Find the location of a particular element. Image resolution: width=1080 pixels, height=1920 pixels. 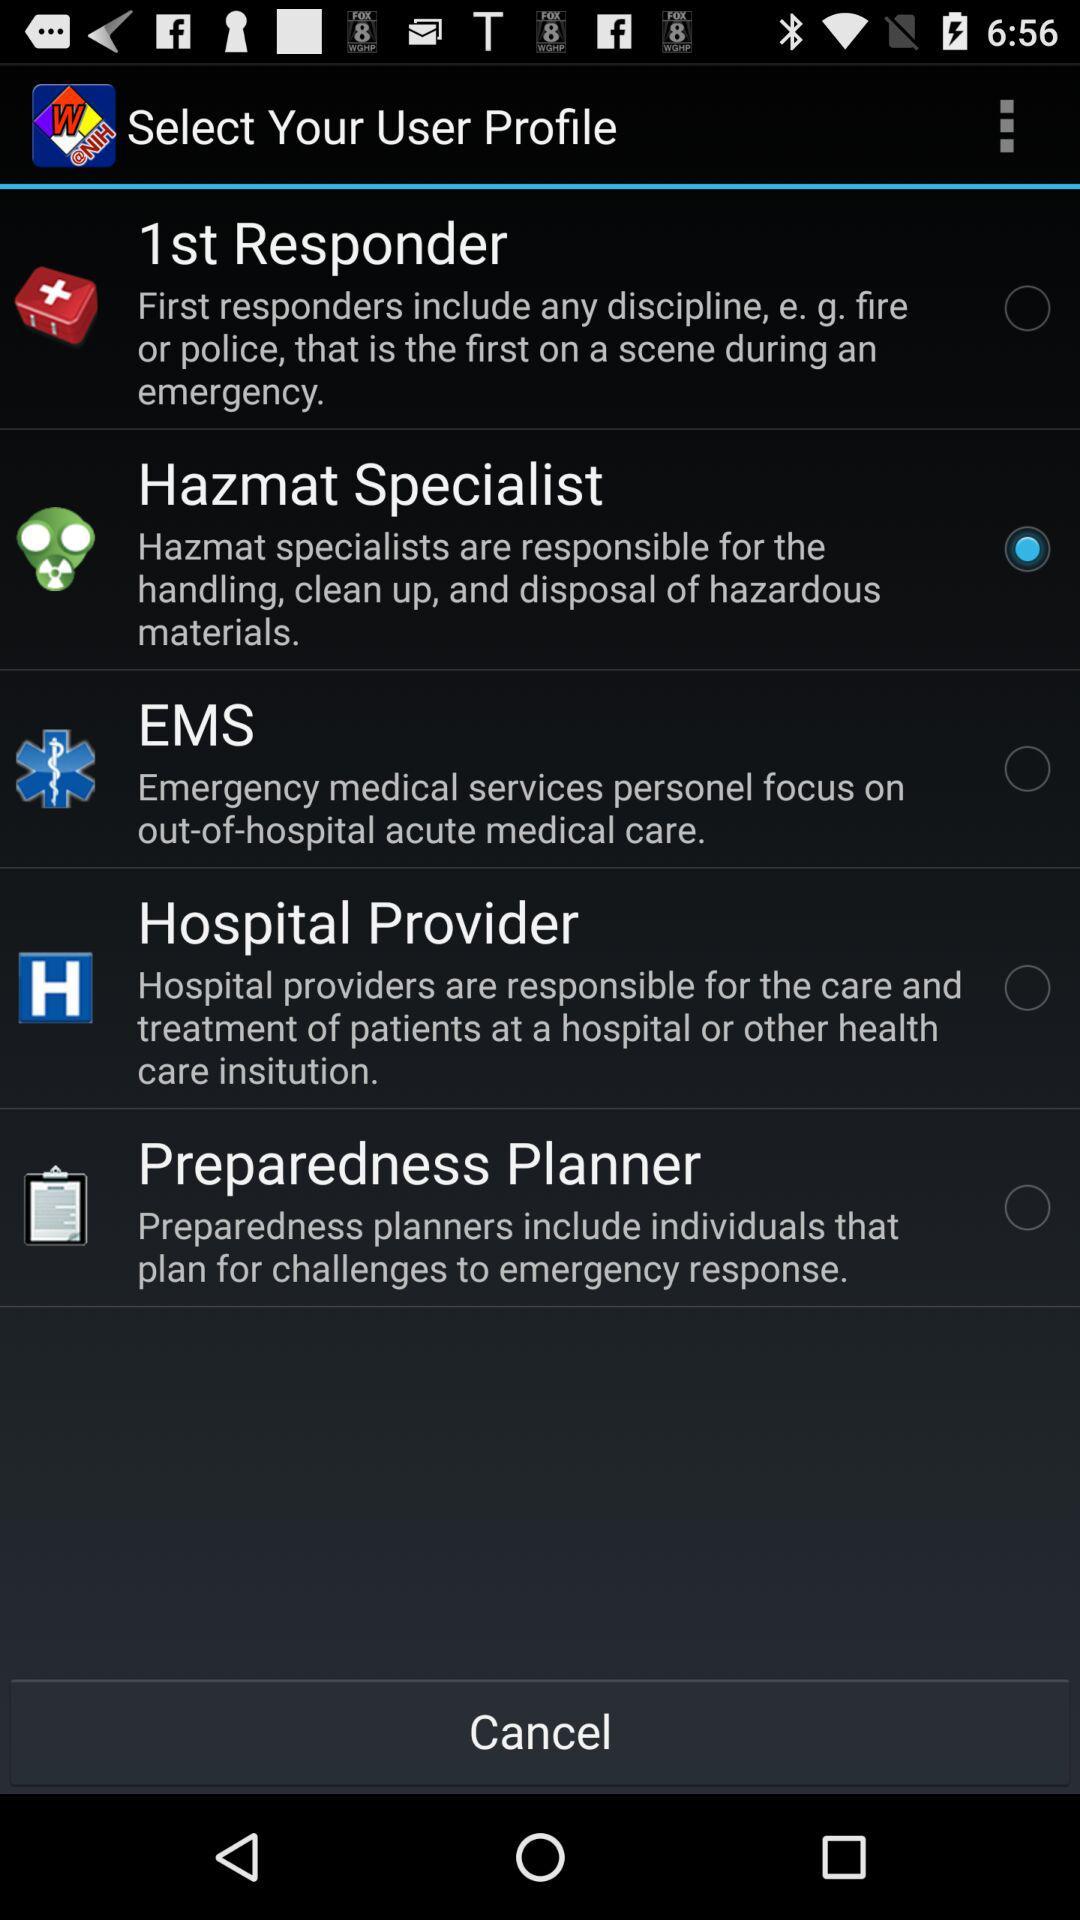

the hazmat specialists are item is located at coordinates (554, 587).